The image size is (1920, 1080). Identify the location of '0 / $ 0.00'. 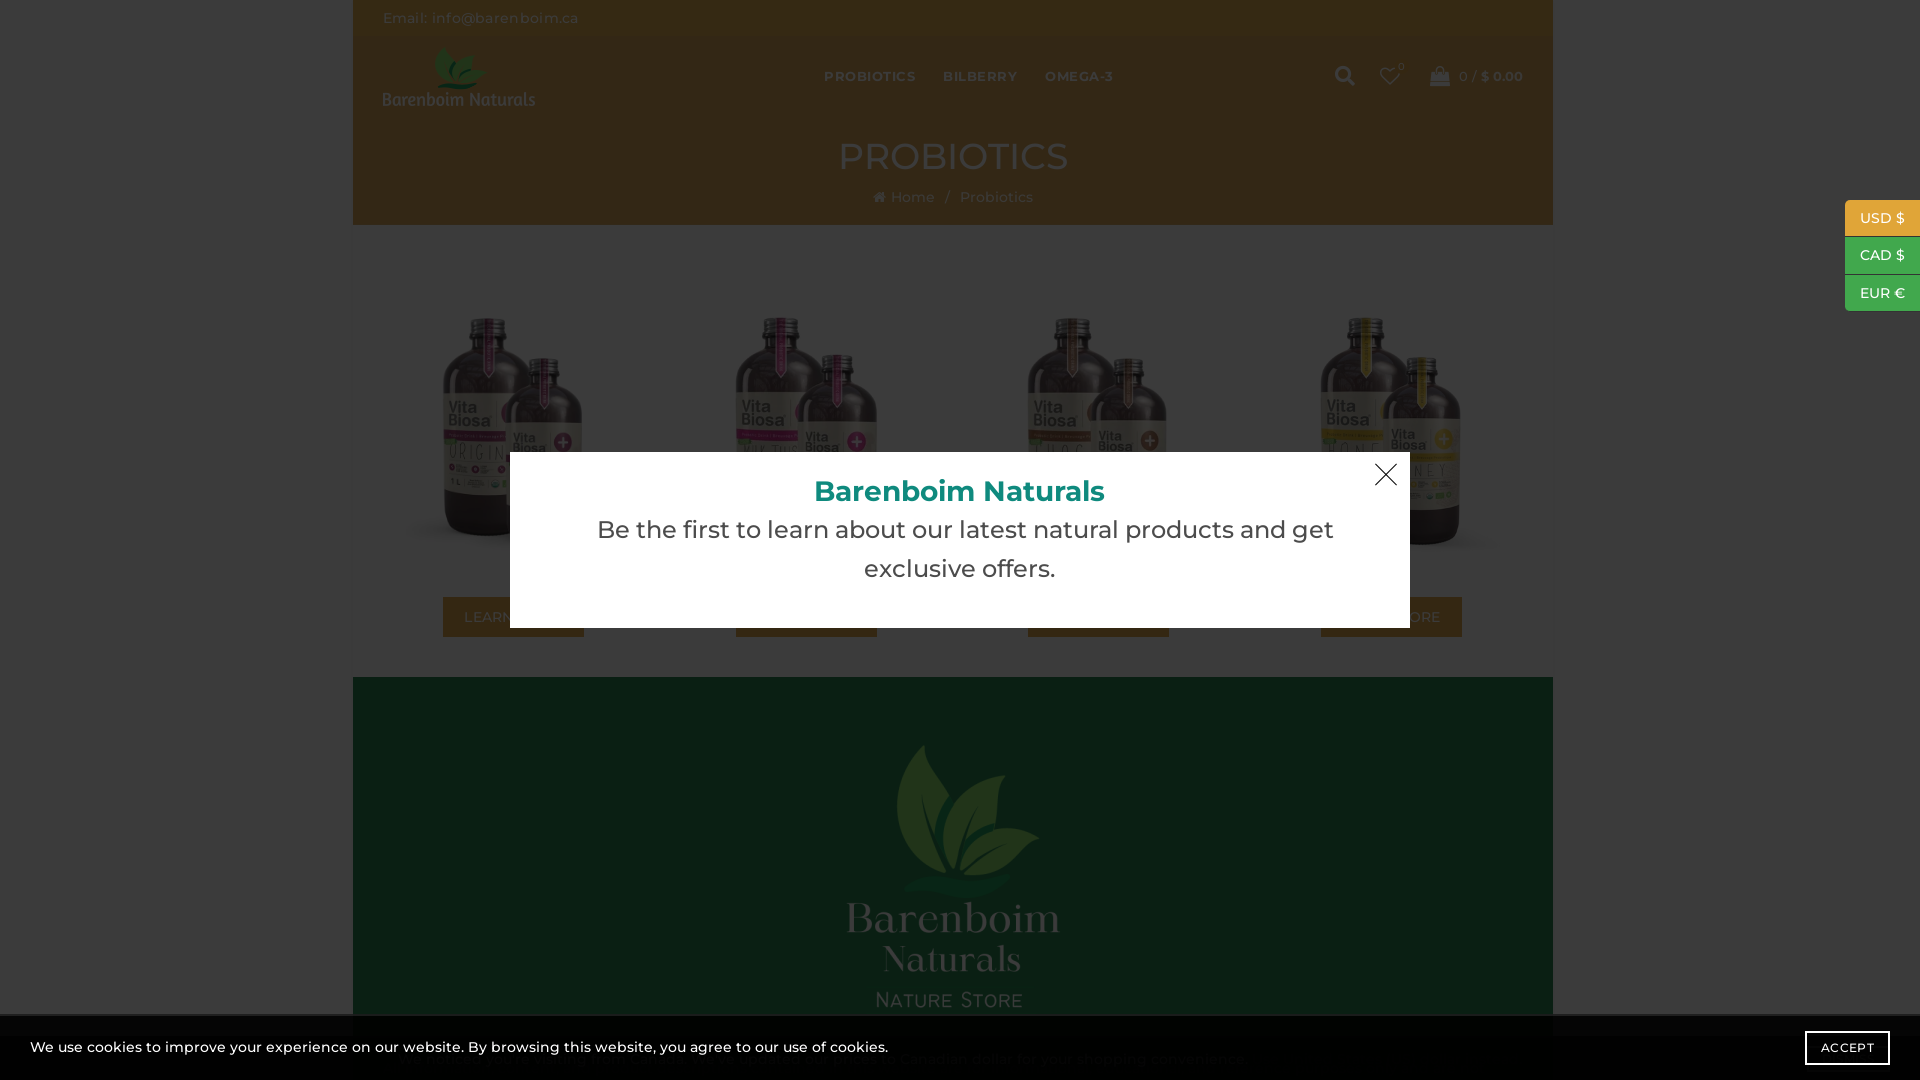
(1473, 75).